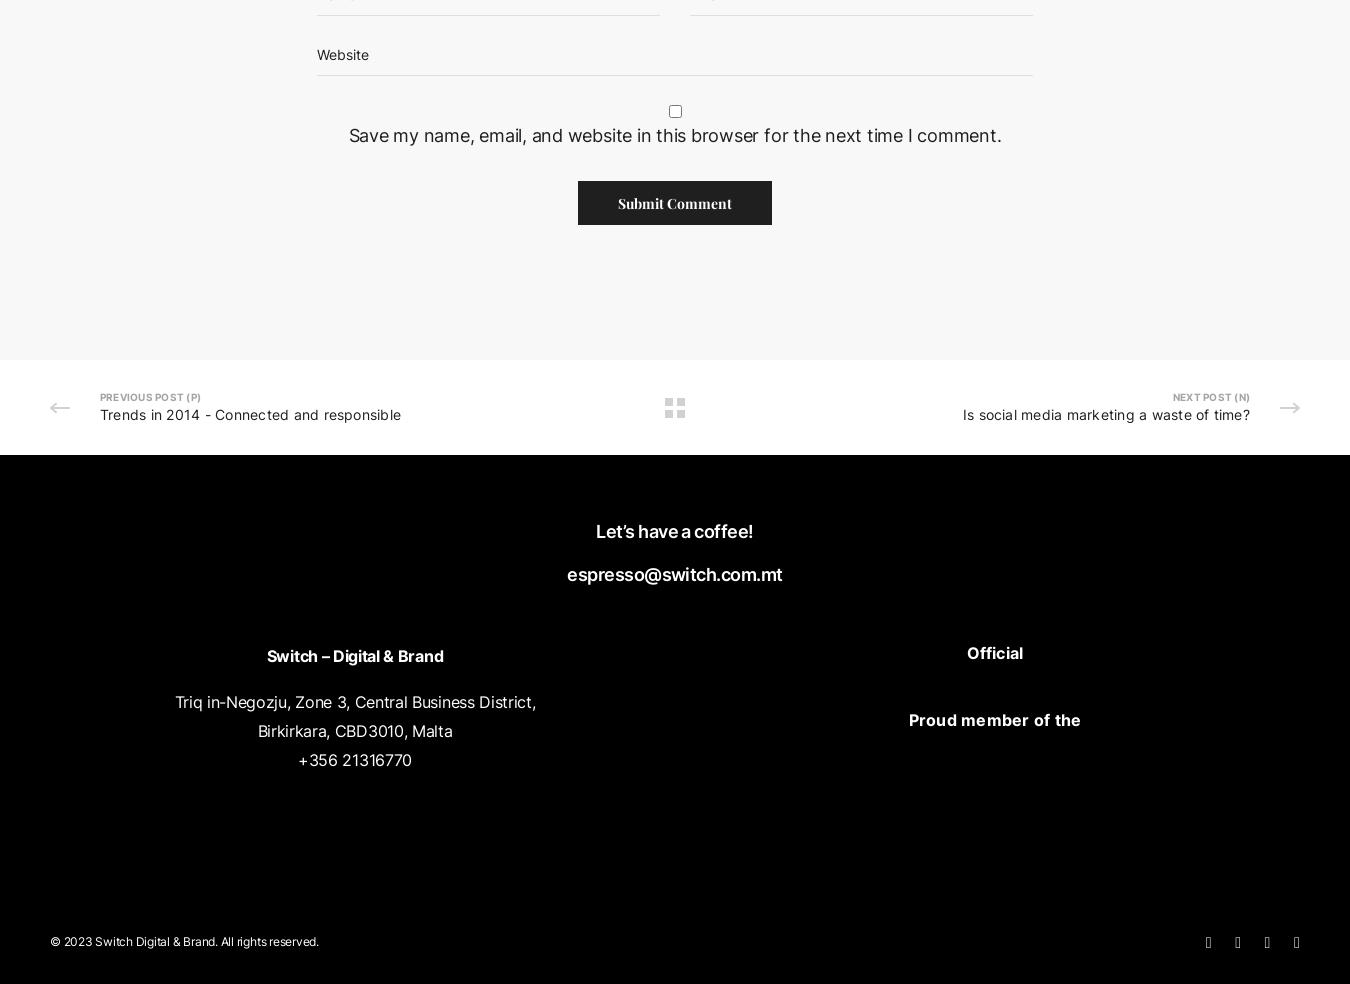  What do you see at coordinates (354, 757) in the screenshot?
I see `'+356 21316770'` at bounding box center [354, 757].